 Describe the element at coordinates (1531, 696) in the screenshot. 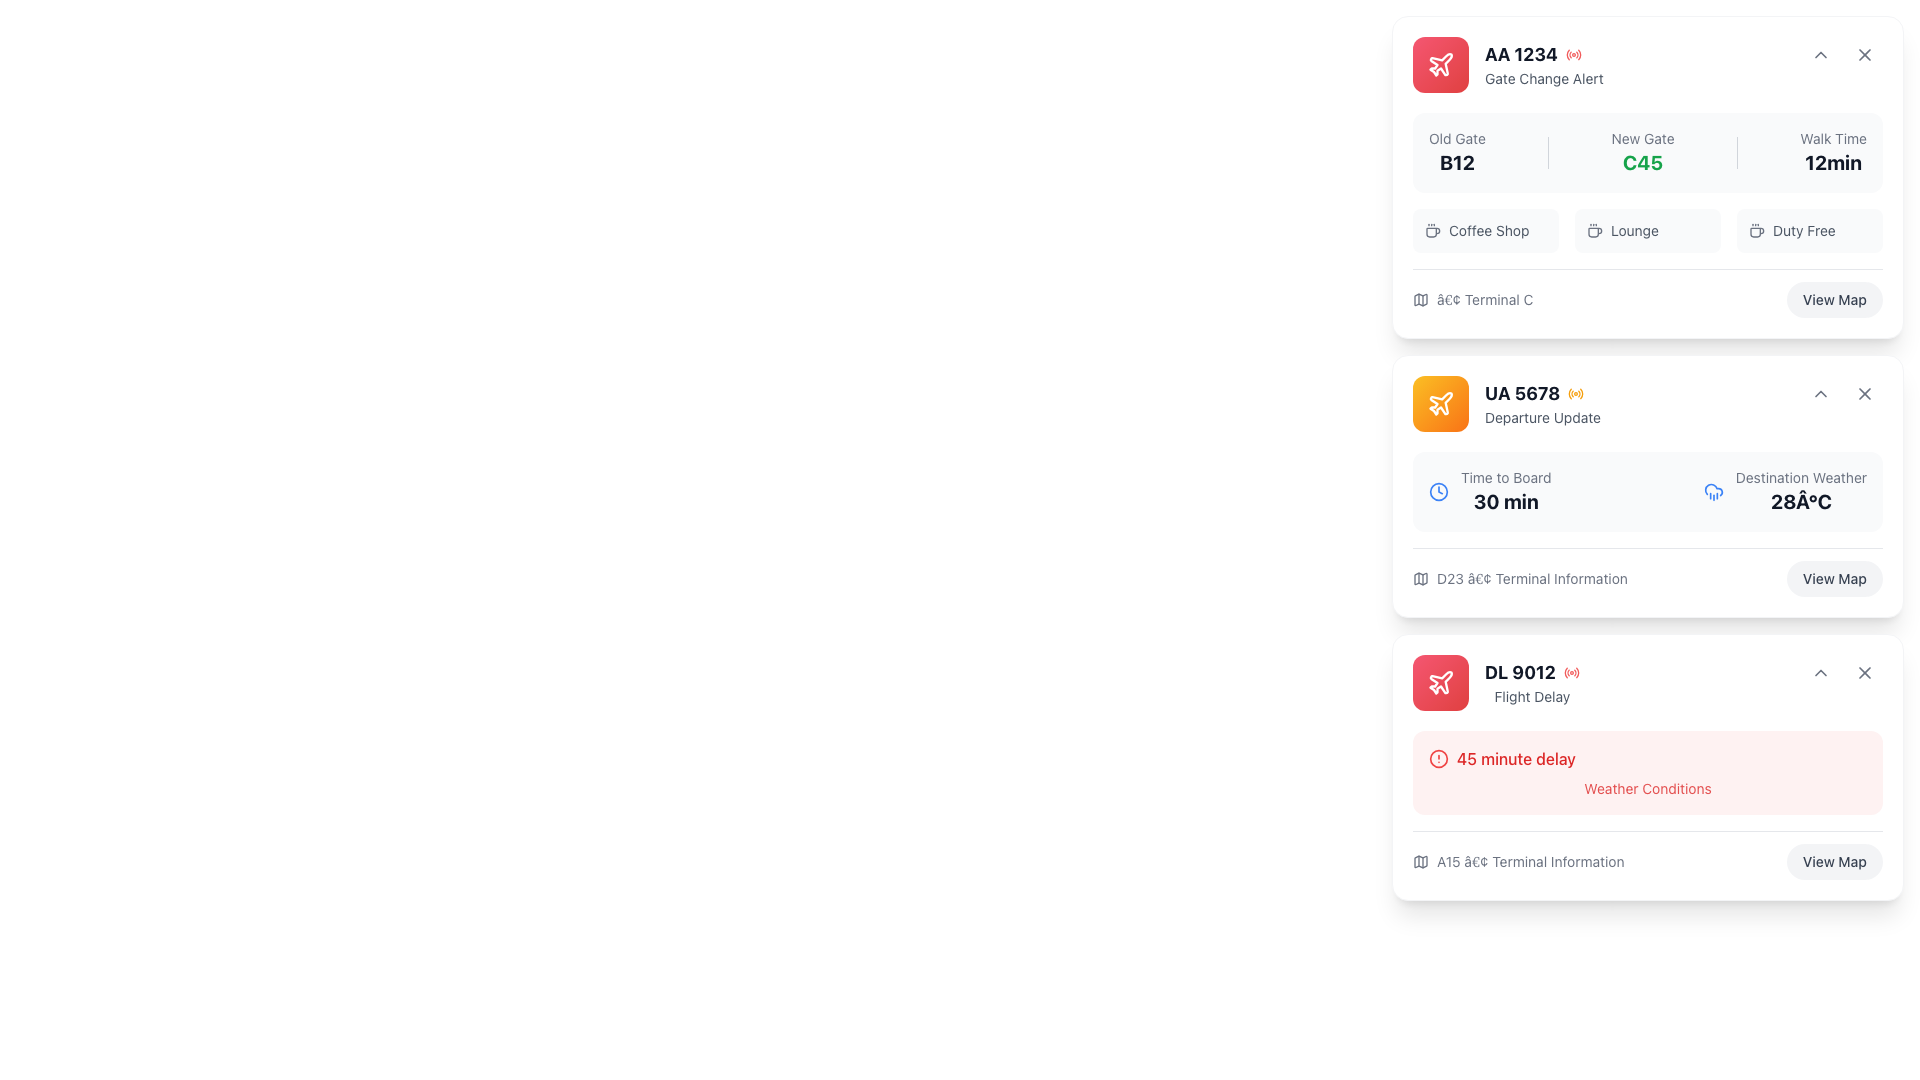

I see `the text label reading 'Flight Delay' located in the lower section of the flight card for 'DL 9012', positioned below the main flight information` at that location.